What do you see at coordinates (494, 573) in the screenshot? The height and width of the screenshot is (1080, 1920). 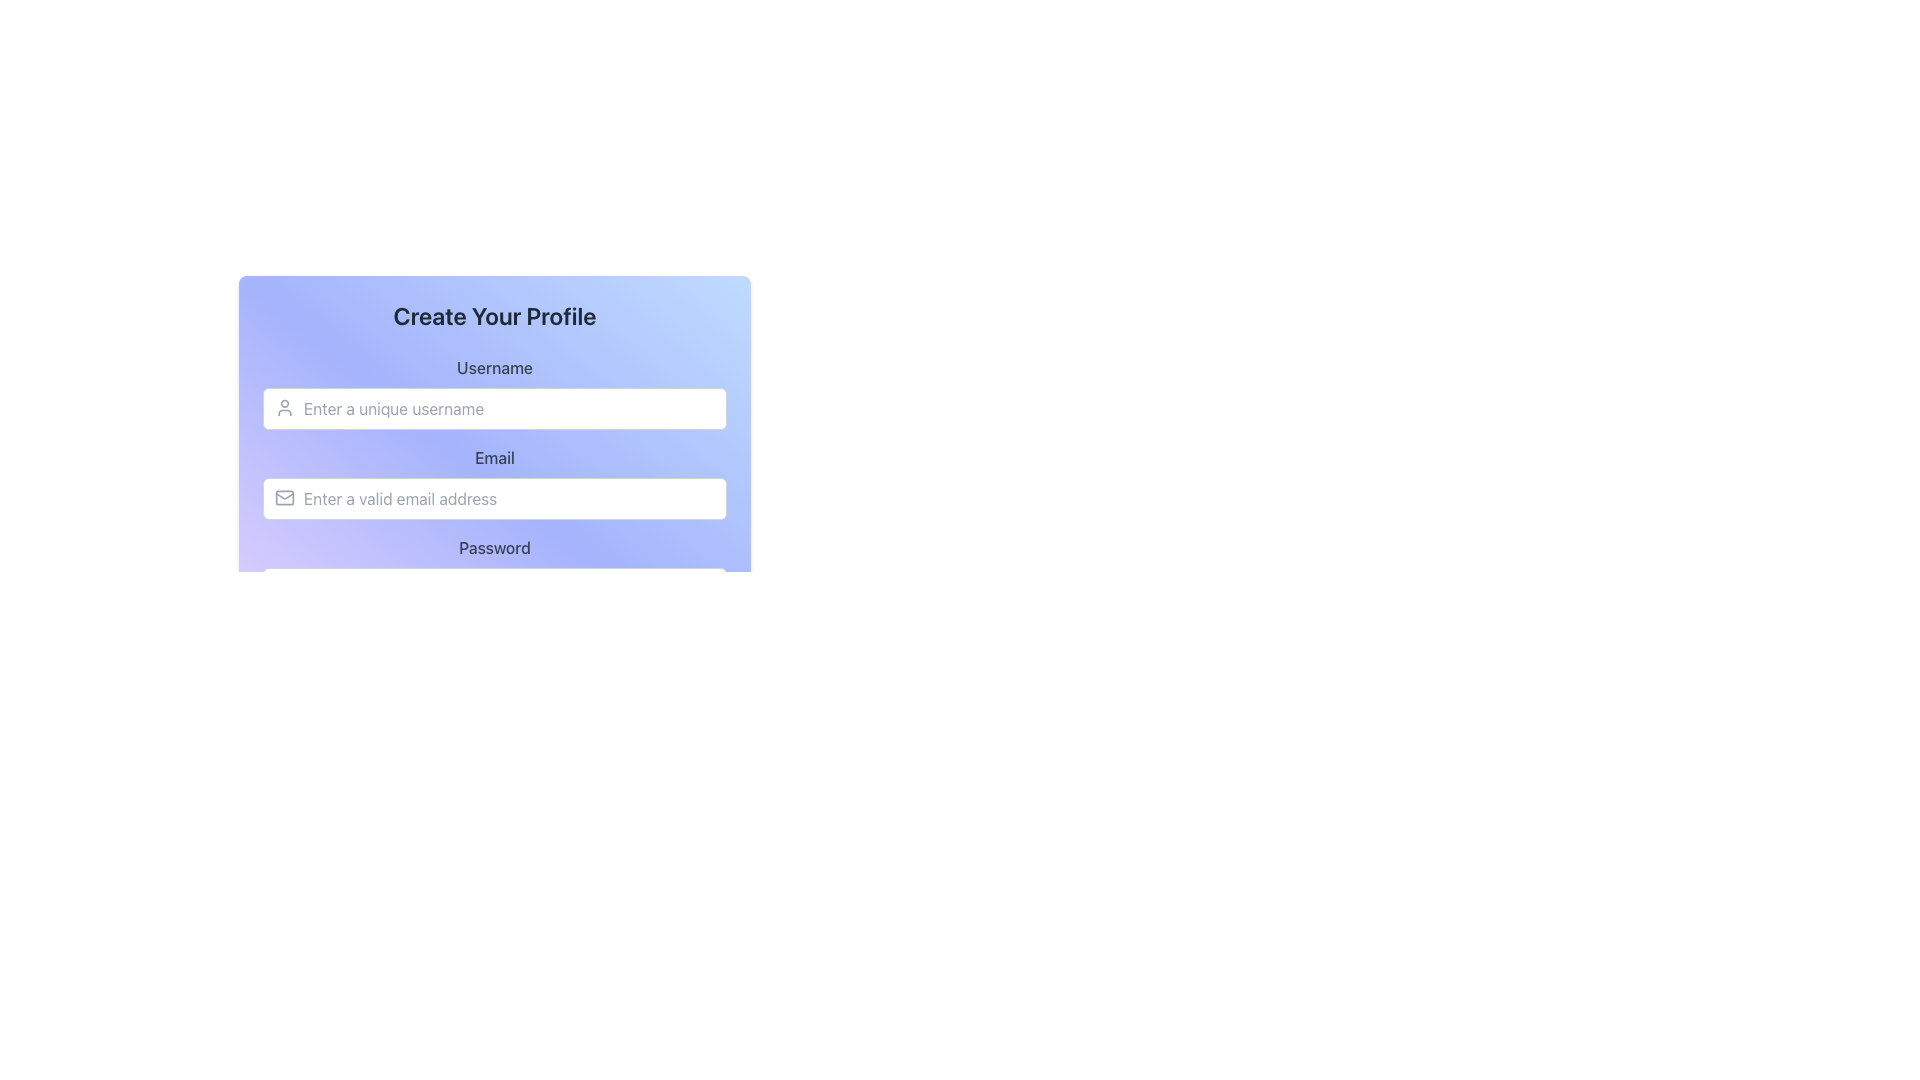 I see `the password input field to select the text within it, as it is the third and bottommost field` at bounding box center [494, 573].